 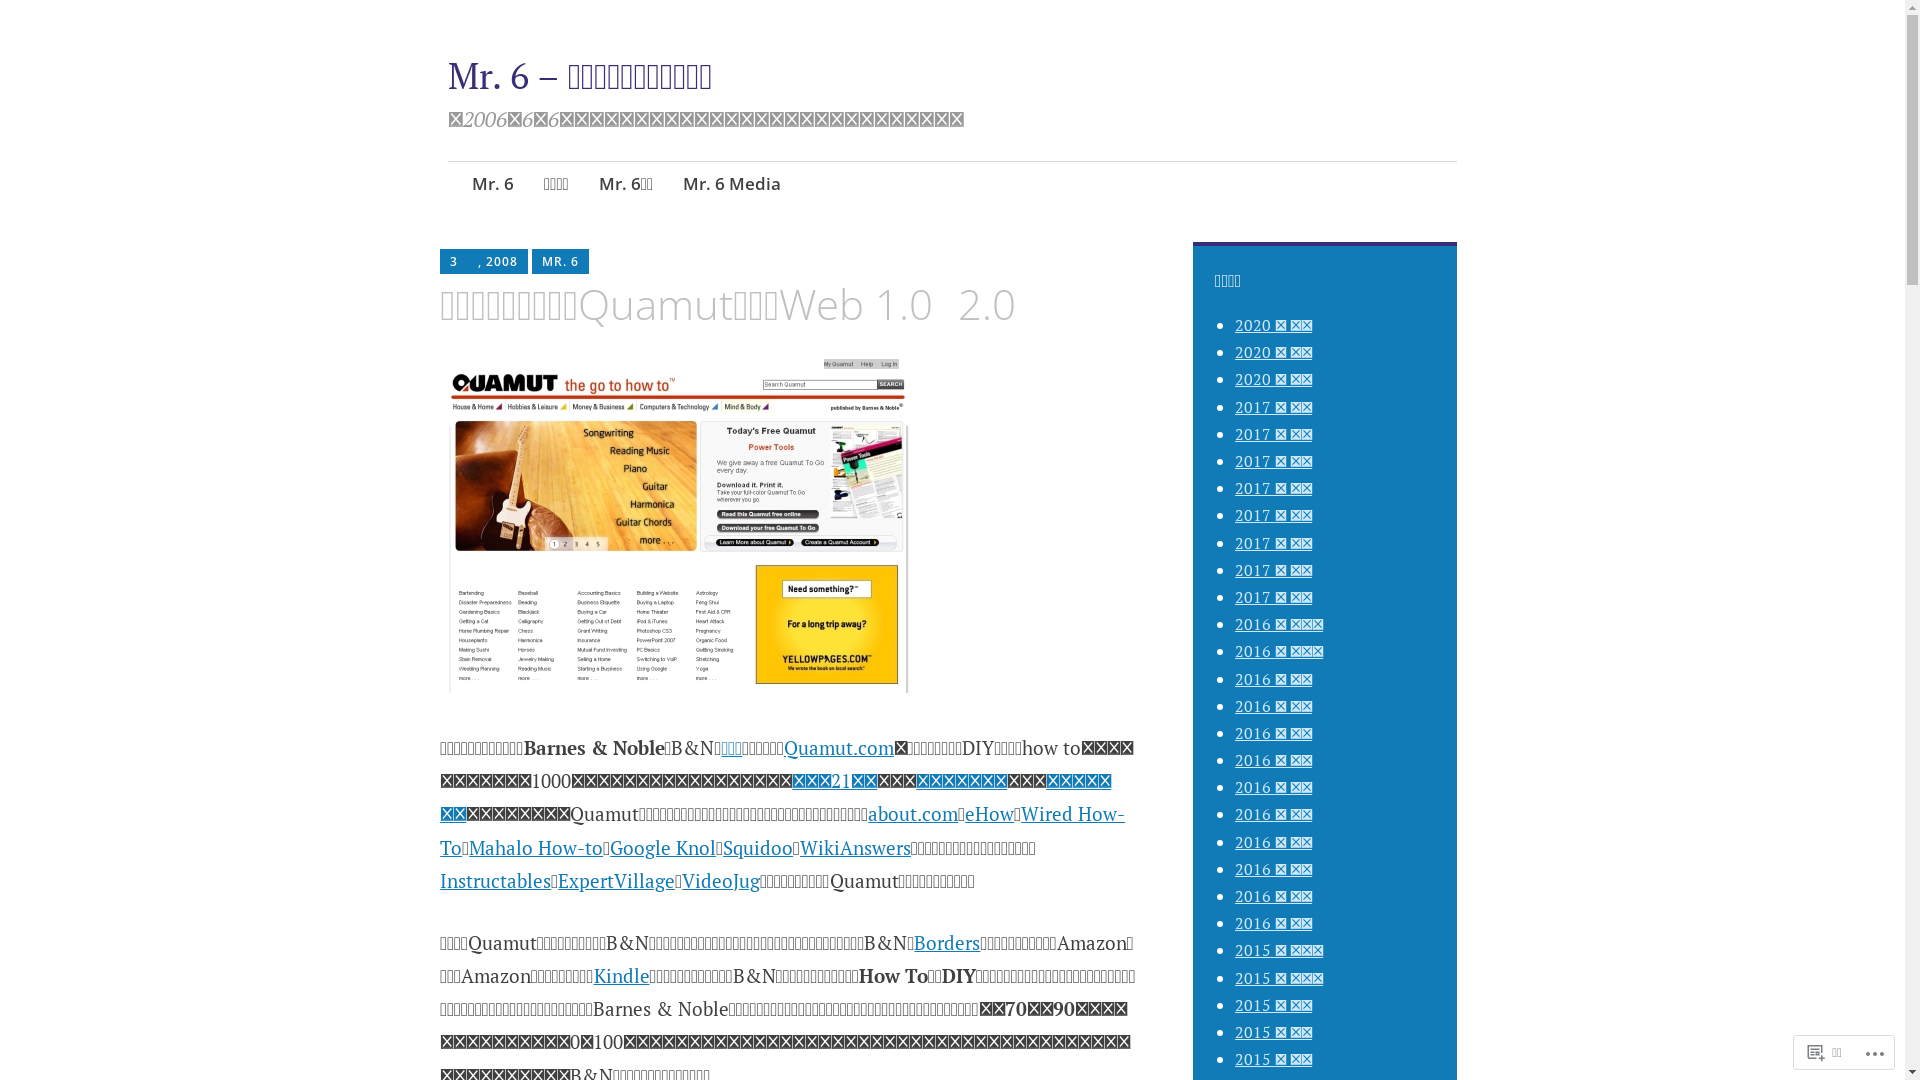 What do you see at coordinates (722, 847) in the screenshot?
I see `'Squidoo'` at bounding box center [722, 847].